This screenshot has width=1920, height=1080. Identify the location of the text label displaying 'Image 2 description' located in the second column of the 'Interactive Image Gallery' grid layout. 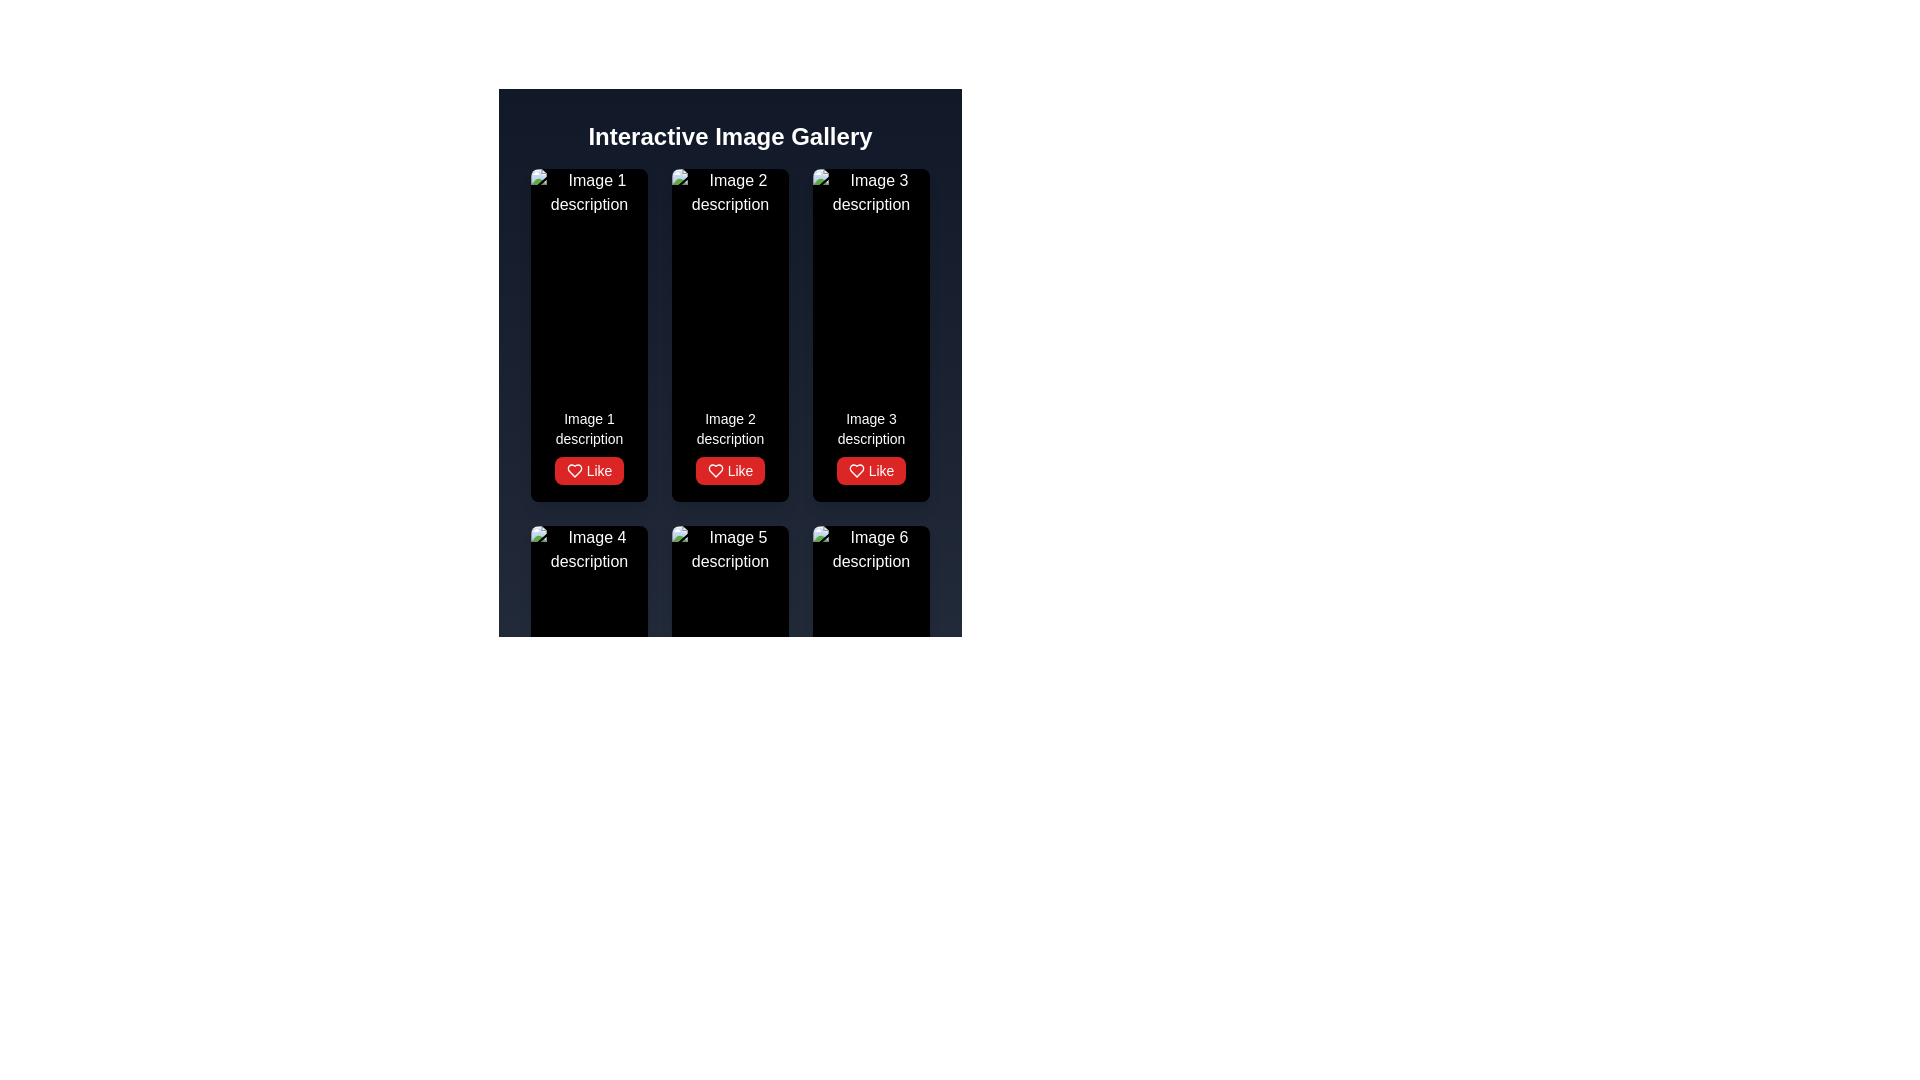
(729, 427).